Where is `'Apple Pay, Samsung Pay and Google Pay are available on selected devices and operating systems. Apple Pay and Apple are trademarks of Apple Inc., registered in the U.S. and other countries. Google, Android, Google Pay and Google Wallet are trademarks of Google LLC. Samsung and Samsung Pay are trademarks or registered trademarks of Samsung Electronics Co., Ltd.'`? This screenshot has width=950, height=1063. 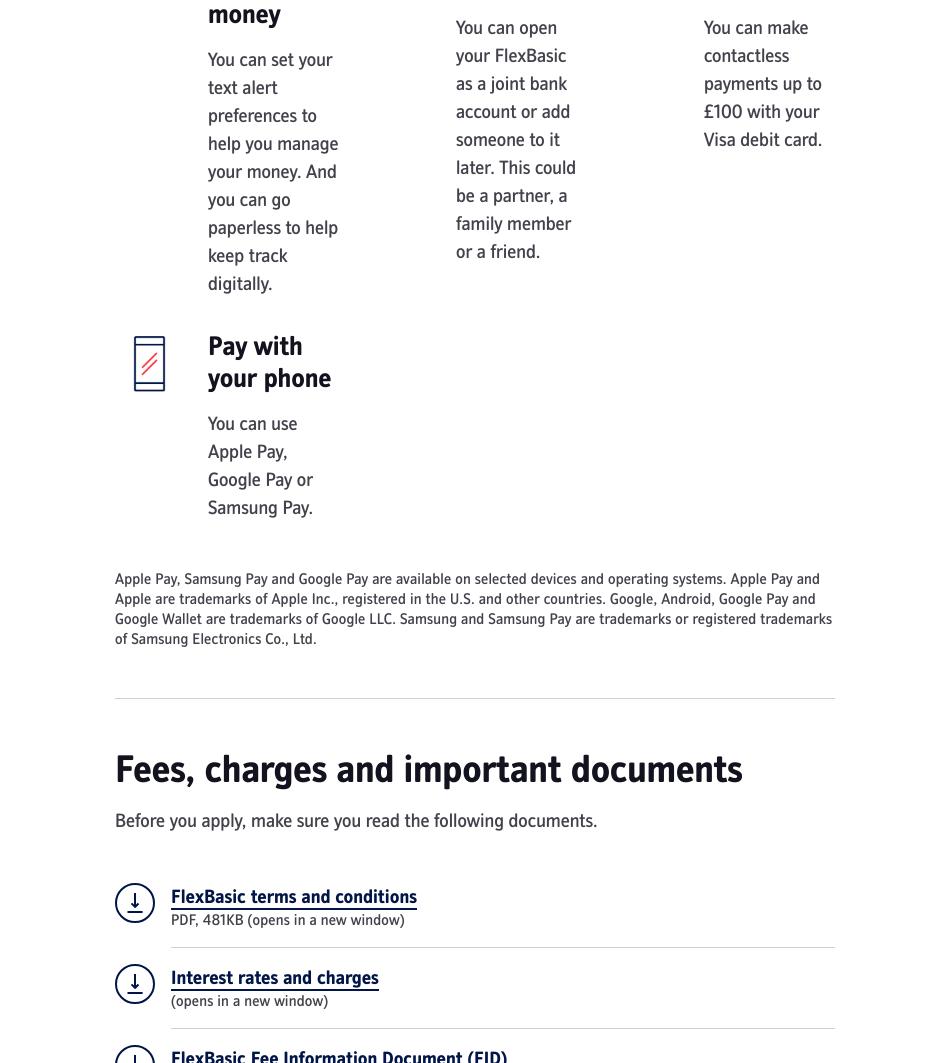 'Apple Pay, Samsung Pay and Google Pay are available on selected devices and operating systems. Apple Pay and Apple are trademarks of Apple Inc., registered in the U.S. and other countries. Google, Android, Google Pay and Google Wallet are trademarks of Google LLC. Samsung and Samsung Pay are trademarks or registered trademarks of Samsung Electronics Co., Ltd.' is located at coordinates (472, 608).